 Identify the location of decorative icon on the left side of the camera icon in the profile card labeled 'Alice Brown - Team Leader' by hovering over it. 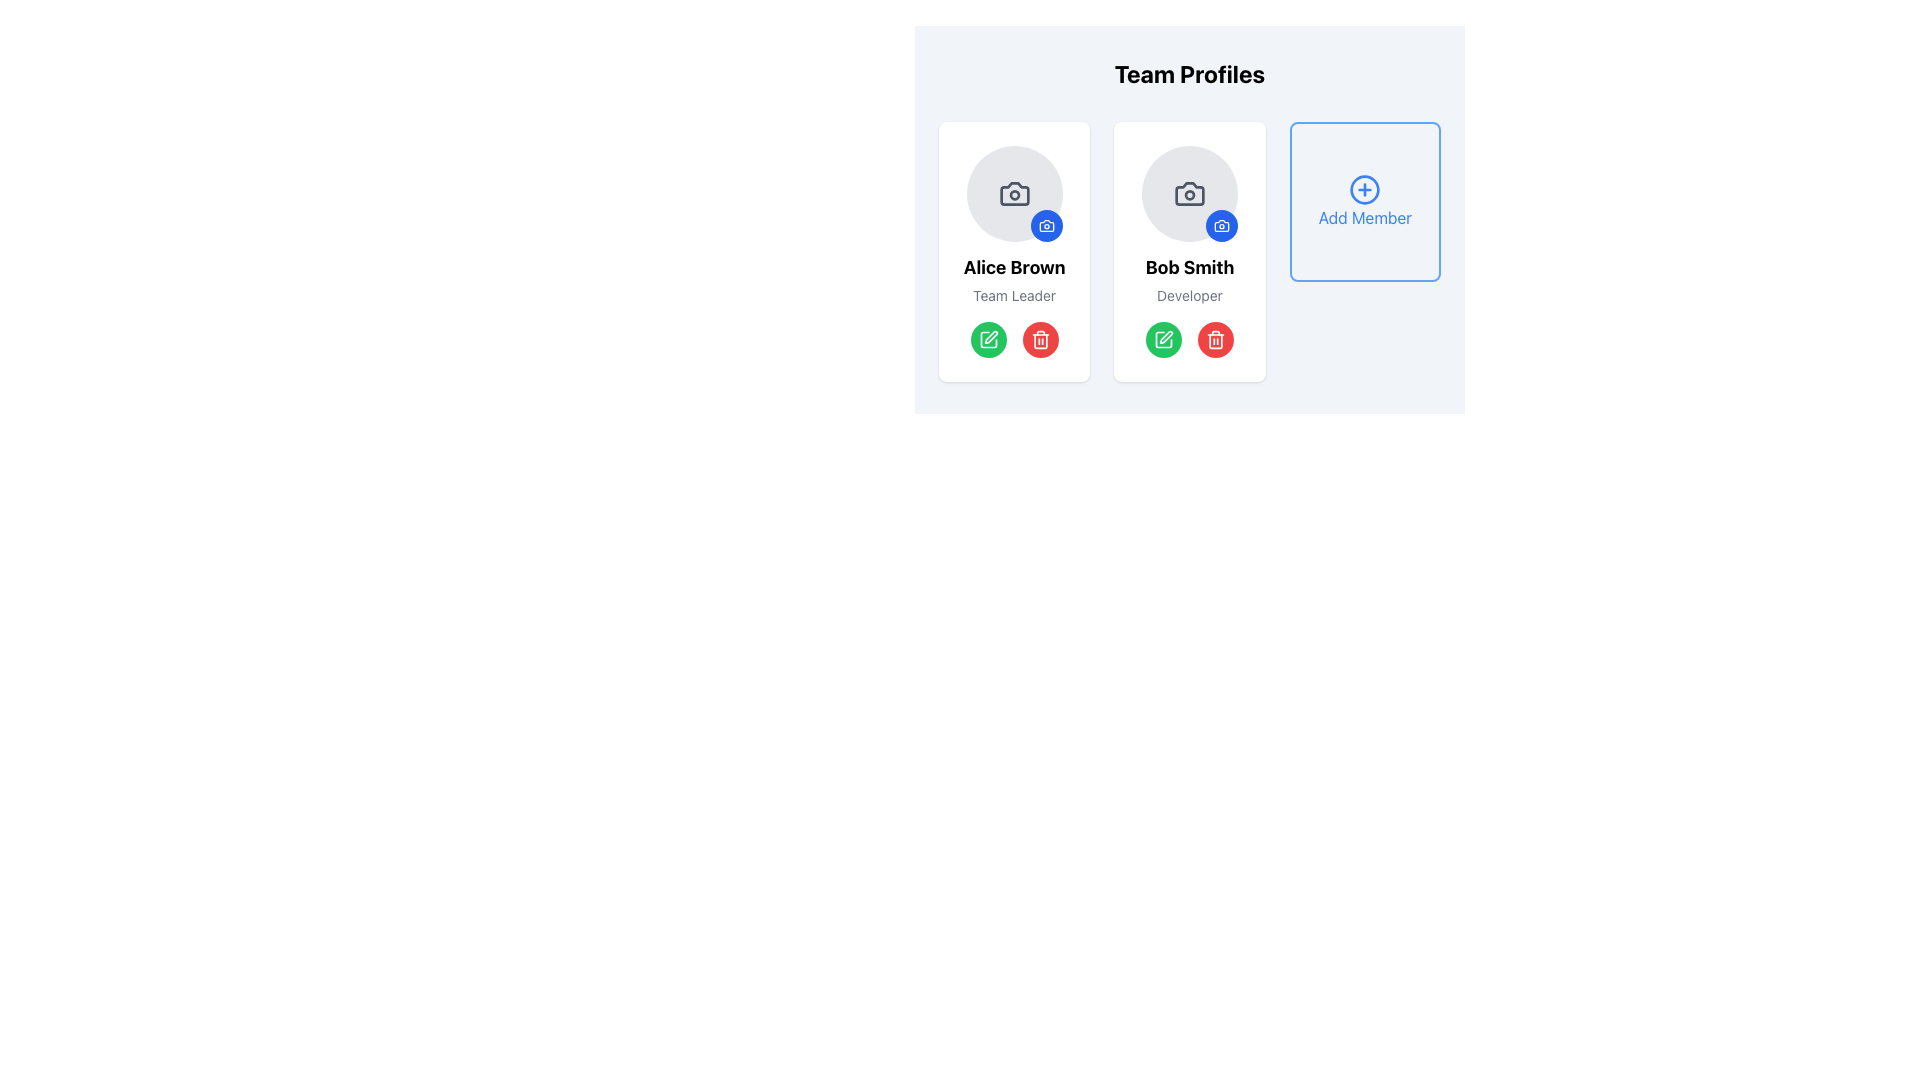
(1045, 225).